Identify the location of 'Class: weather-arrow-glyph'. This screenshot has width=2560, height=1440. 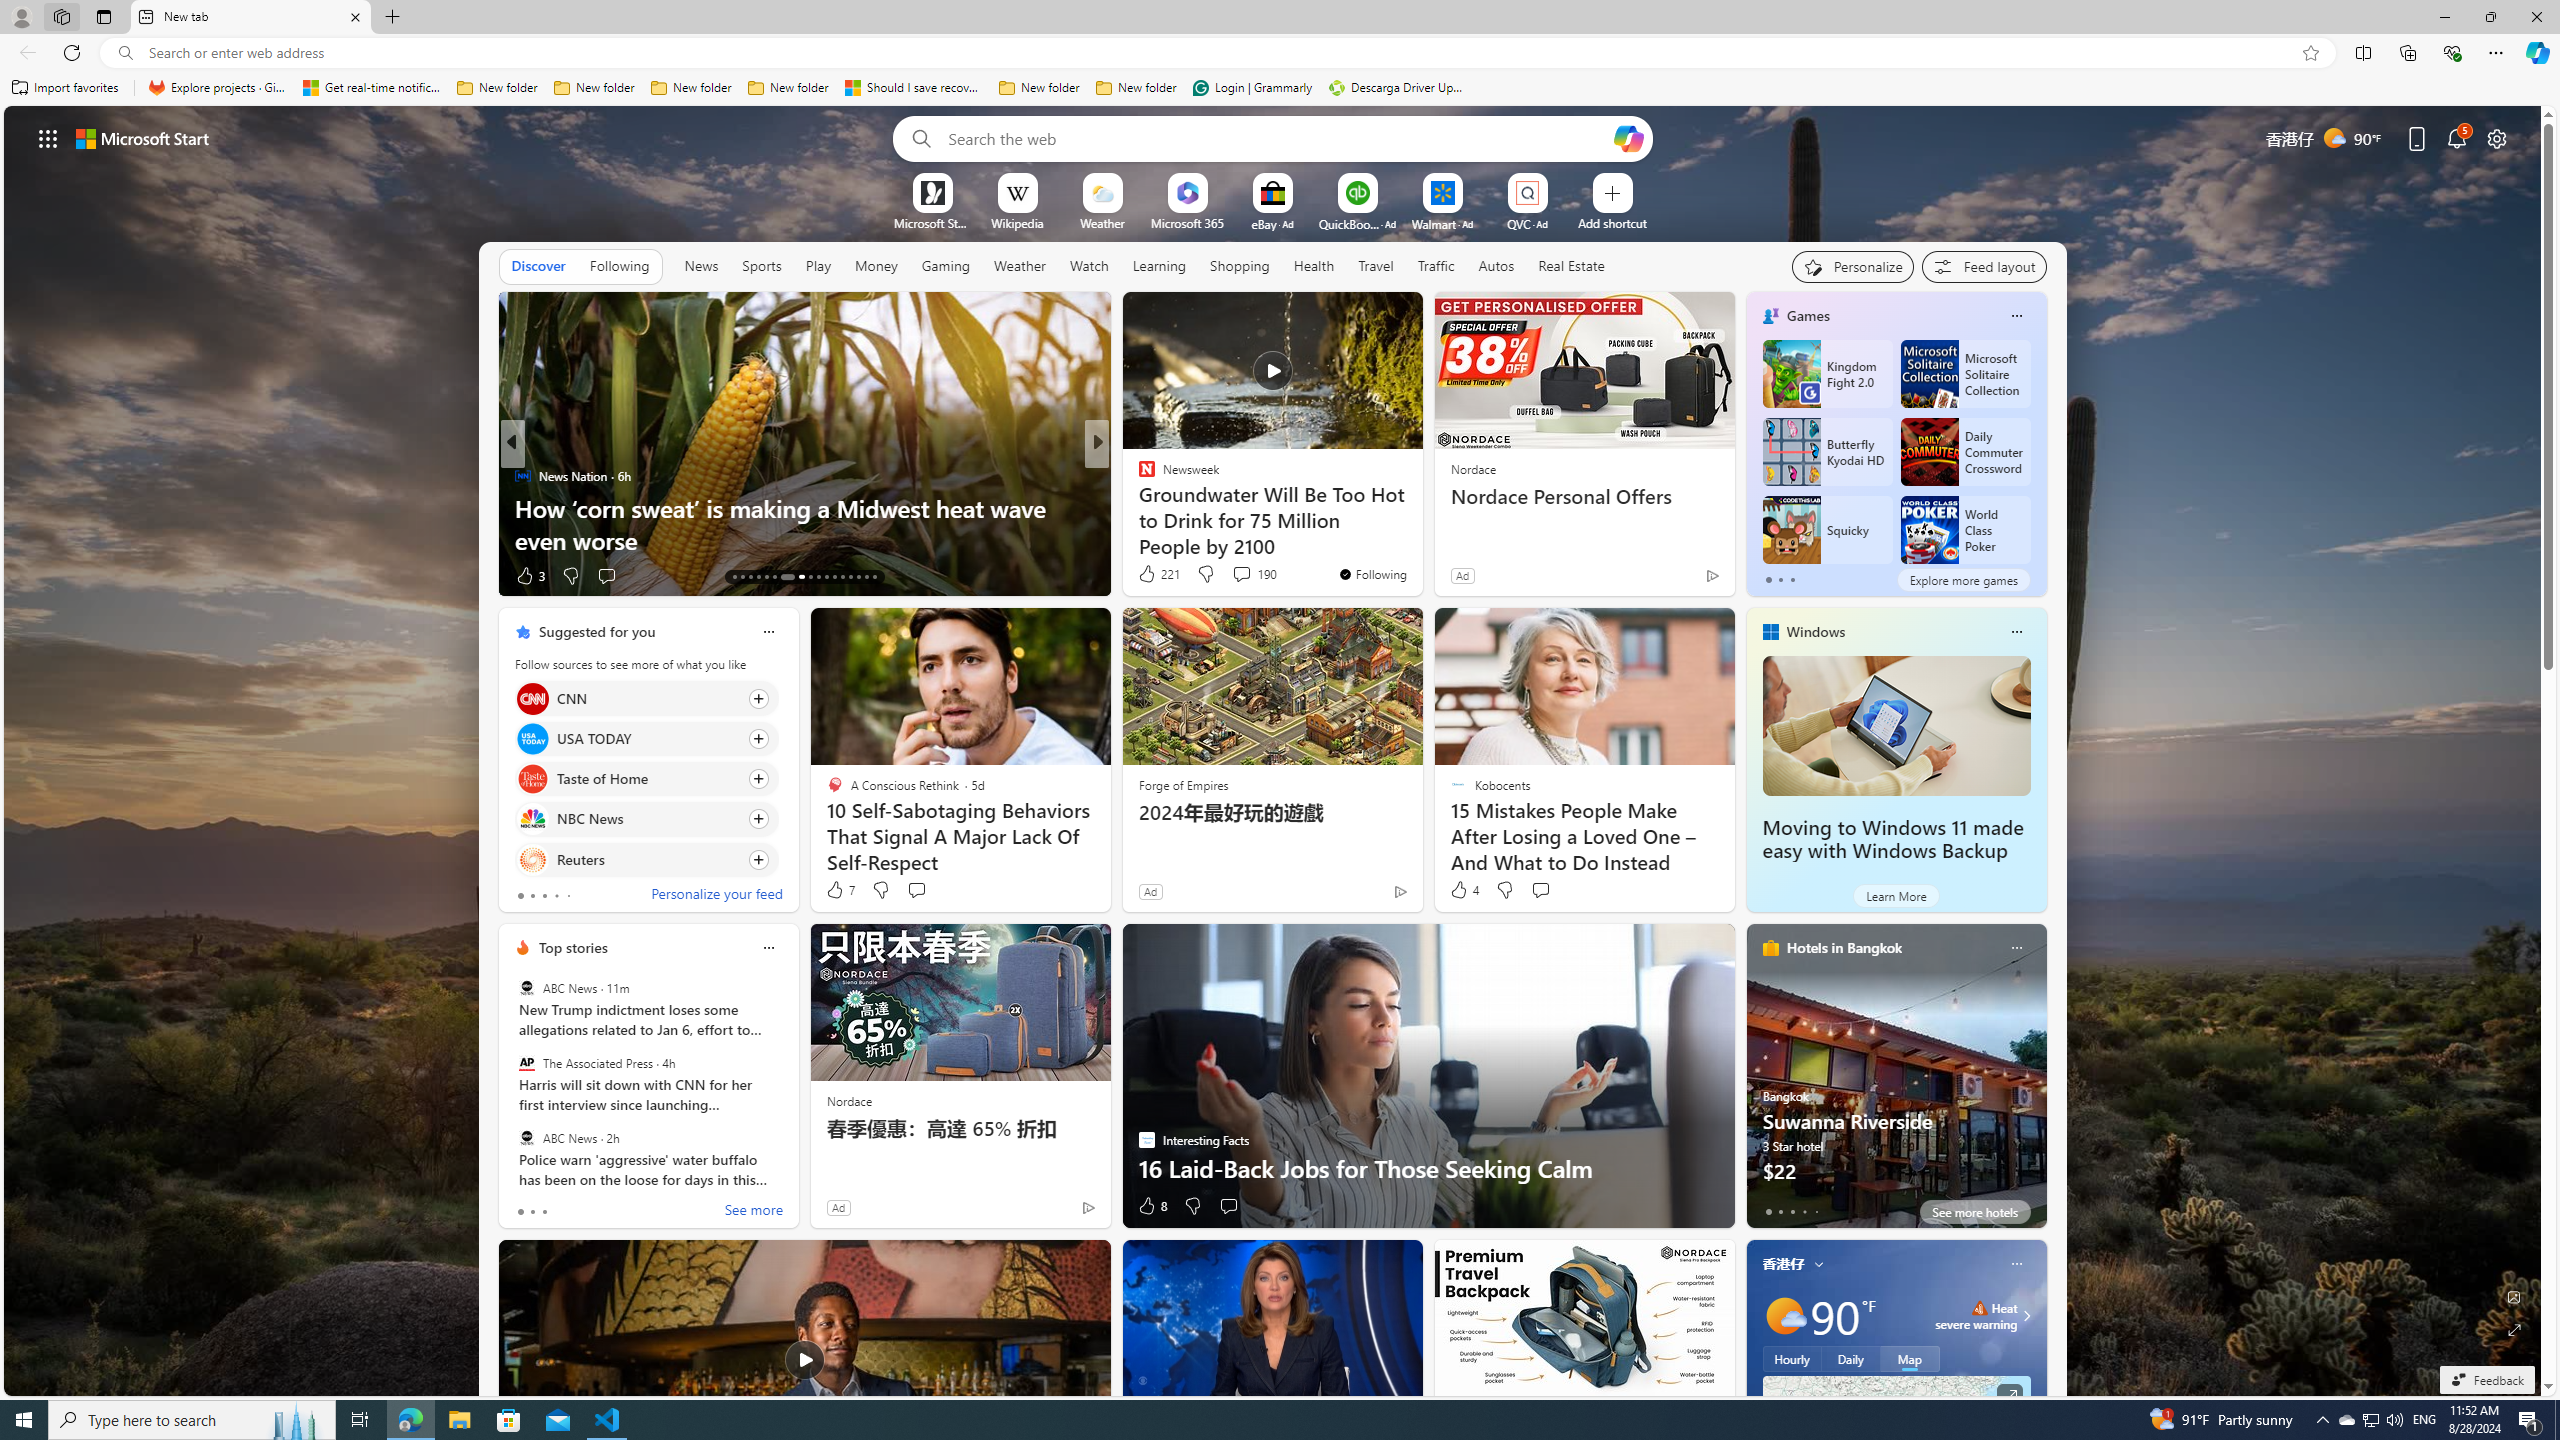
(2025, 1315).